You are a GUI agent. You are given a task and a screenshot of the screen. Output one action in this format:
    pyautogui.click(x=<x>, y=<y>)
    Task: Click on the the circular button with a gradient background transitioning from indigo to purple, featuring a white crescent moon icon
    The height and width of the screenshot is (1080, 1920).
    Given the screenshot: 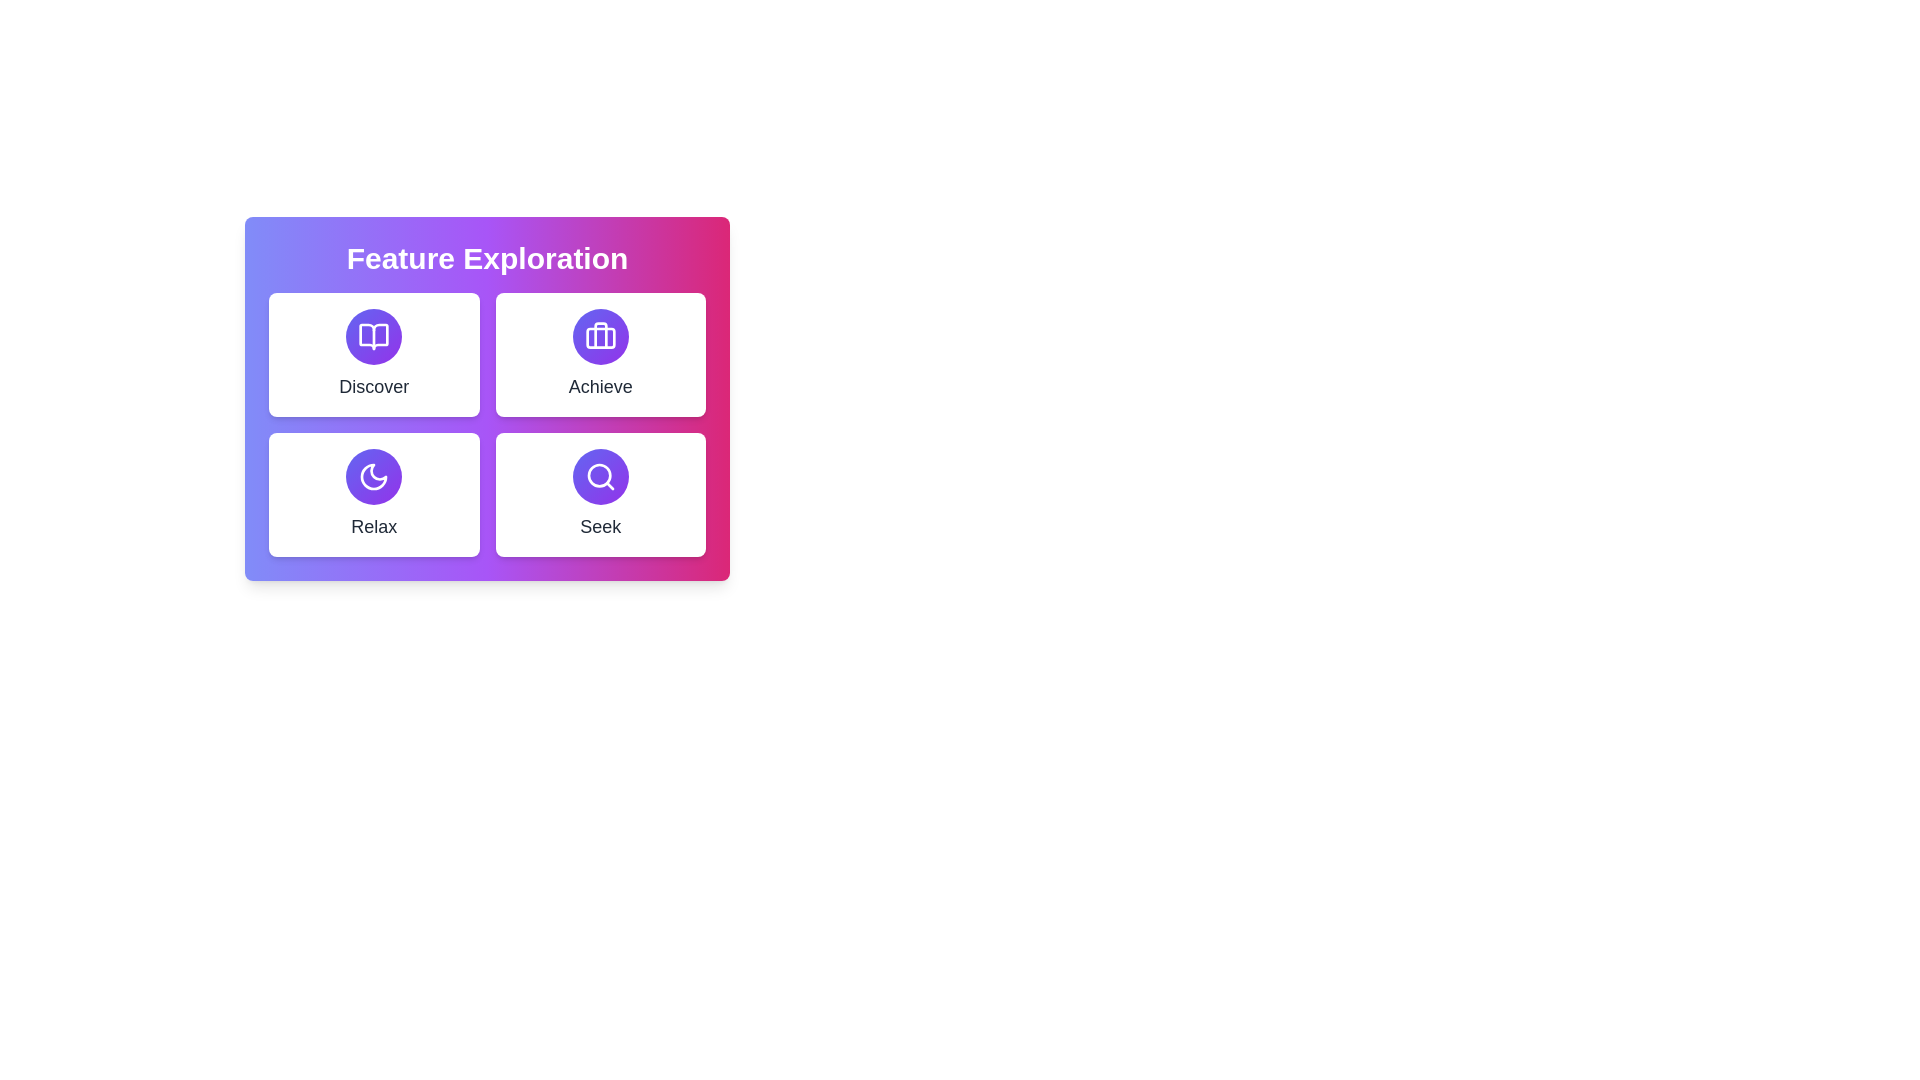 What is the action you would take?
    pyautogui.click(x=374, y=477)
    